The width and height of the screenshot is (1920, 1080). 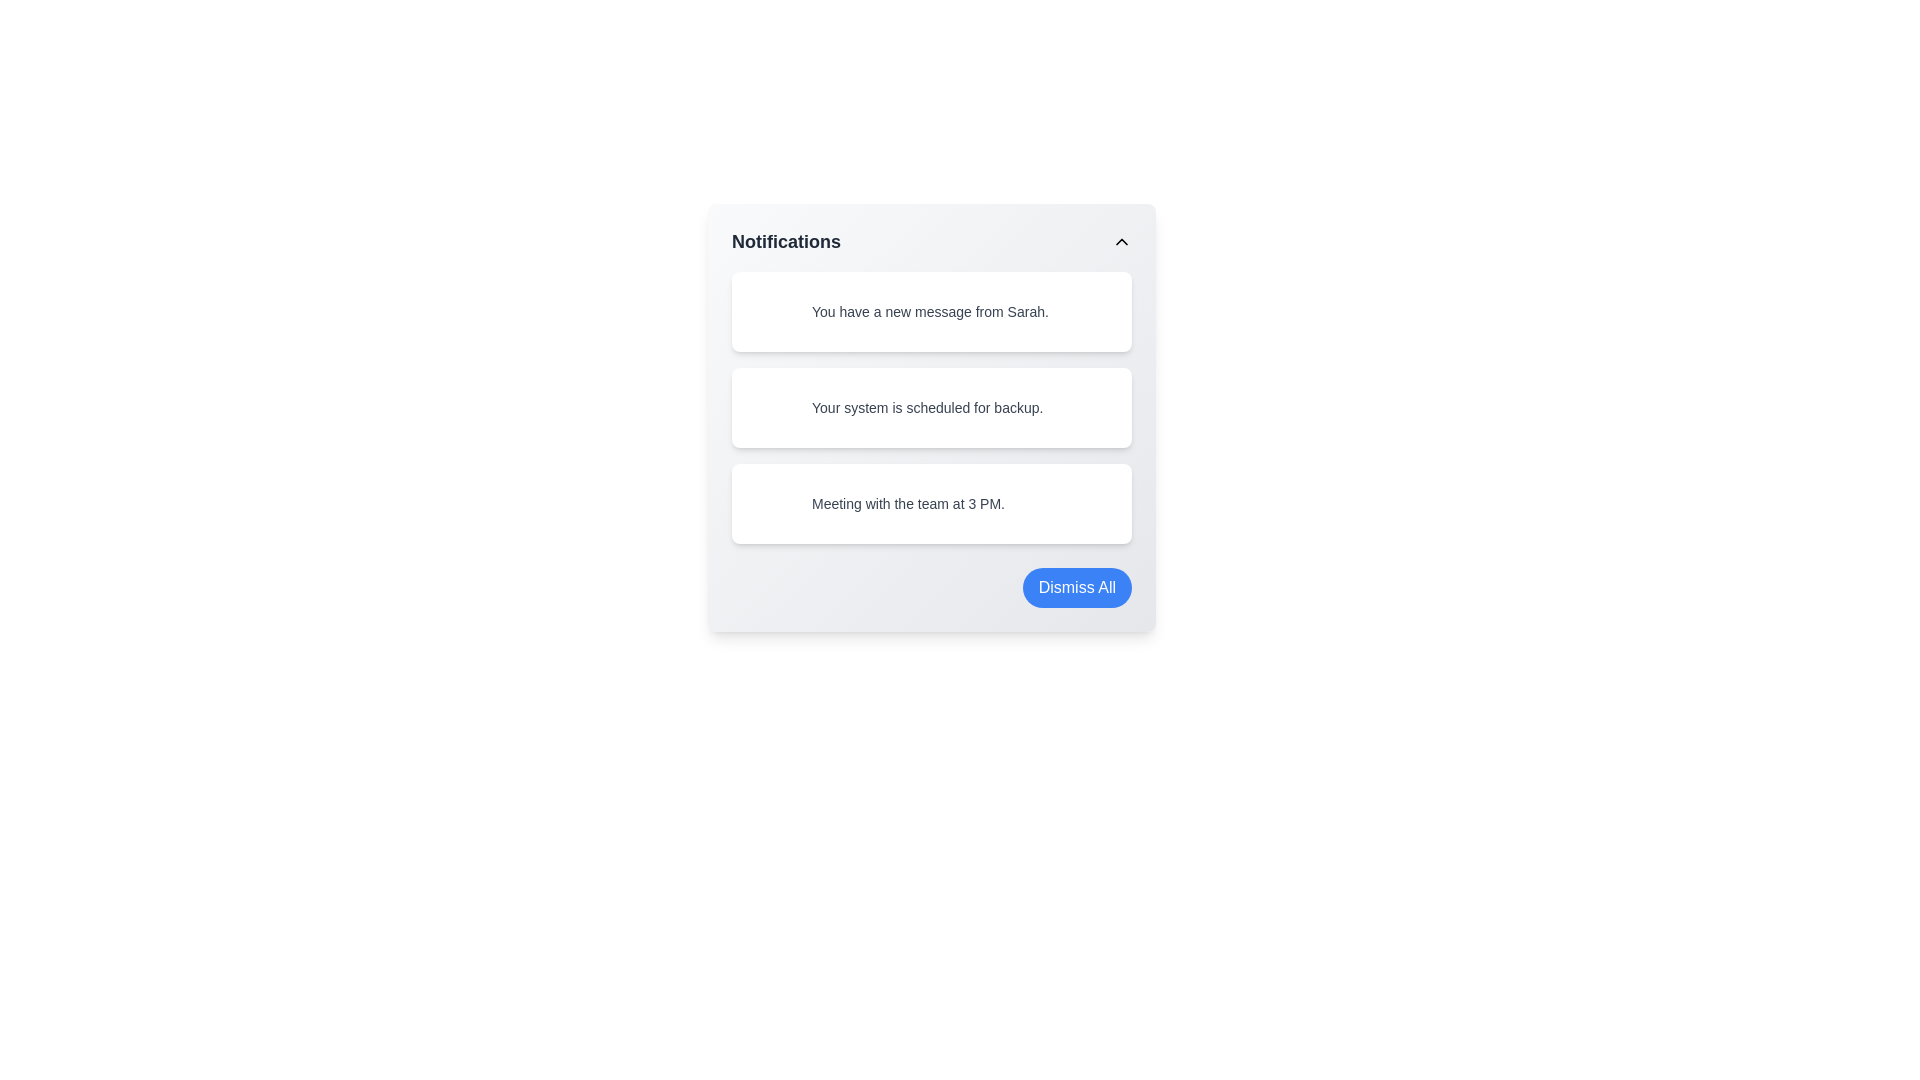 What do you see at coordinates (930, 312) in the screenshot?
I see `the first notification card in the Notifications window, which contains the text 'You have a new message from Sarah.'` at bounding box center [930, 312].